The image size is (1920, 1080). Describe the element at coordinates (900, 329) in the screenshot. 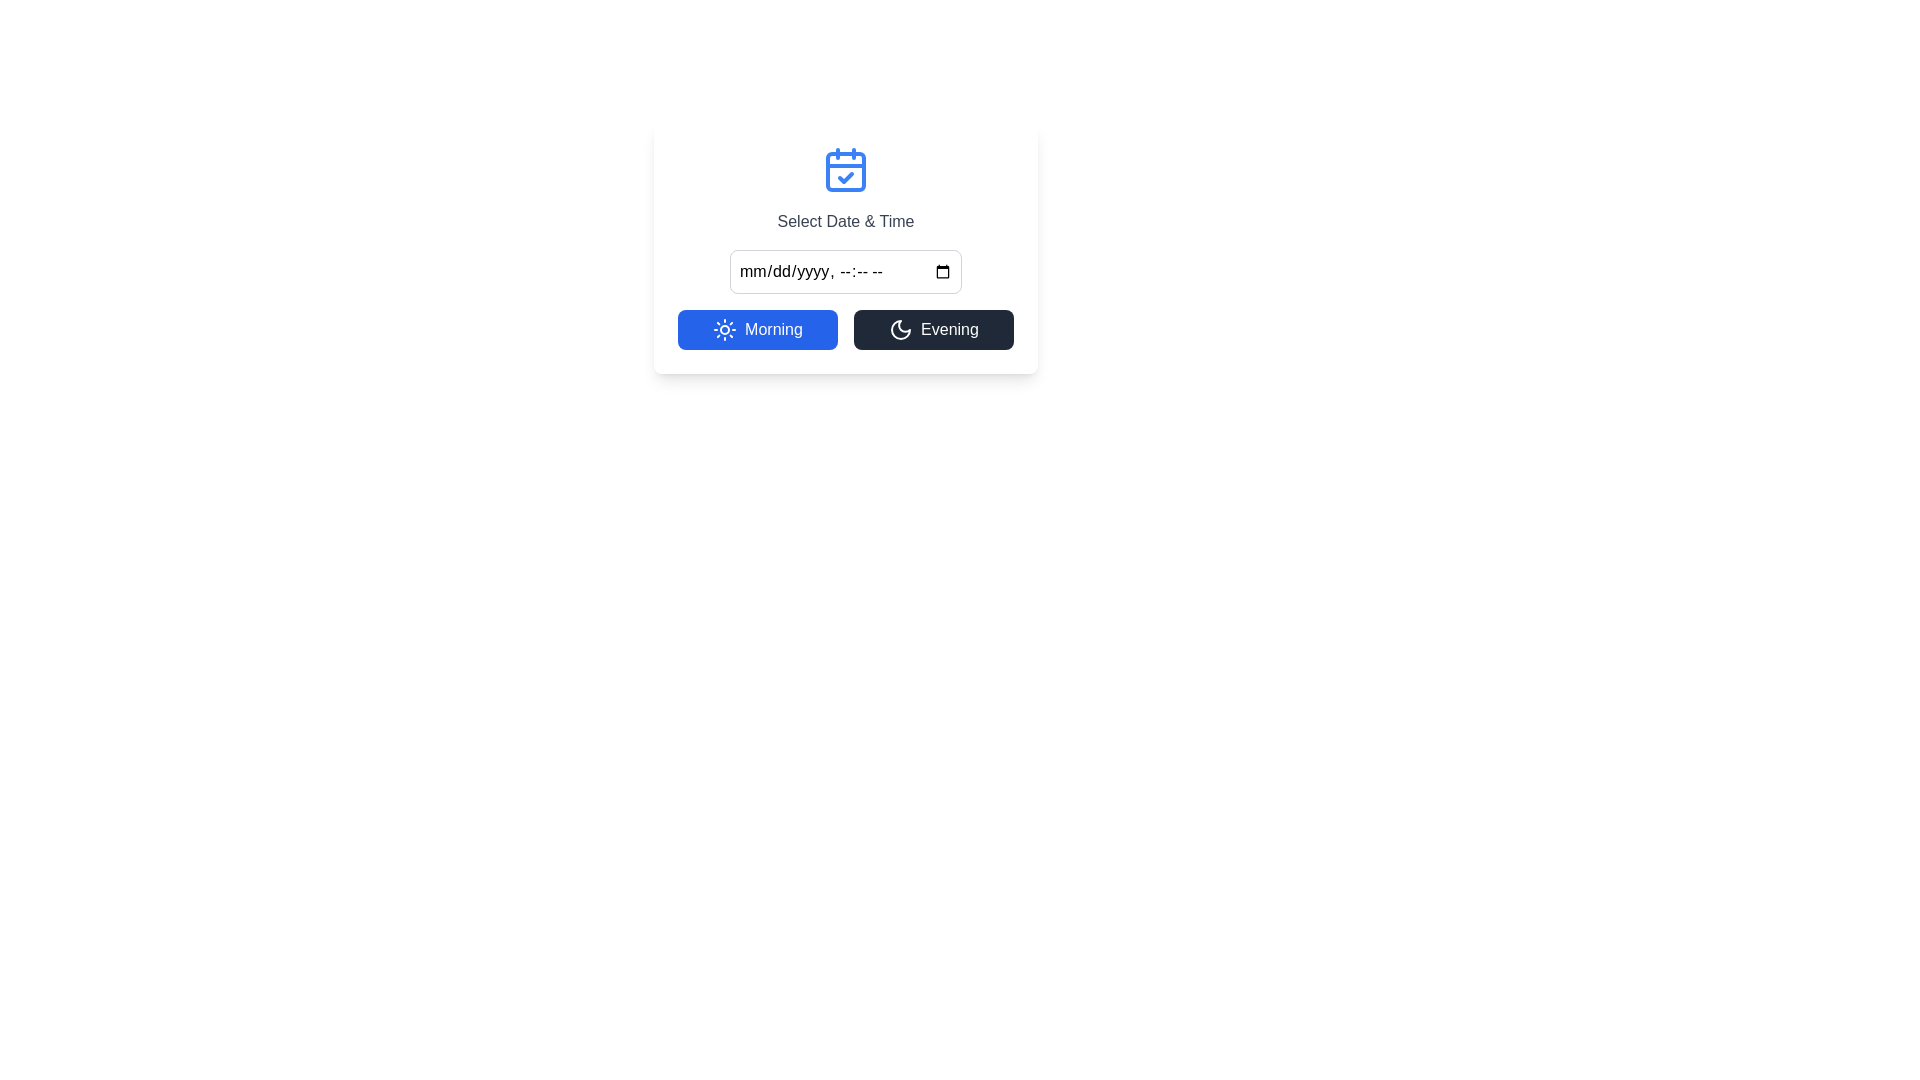

I see `the crescent moon icon styled as an outline, which is positioned to the left of the text 'Evening' within a rectangular dark-colored button at the bottom right of the main interface` at that location.